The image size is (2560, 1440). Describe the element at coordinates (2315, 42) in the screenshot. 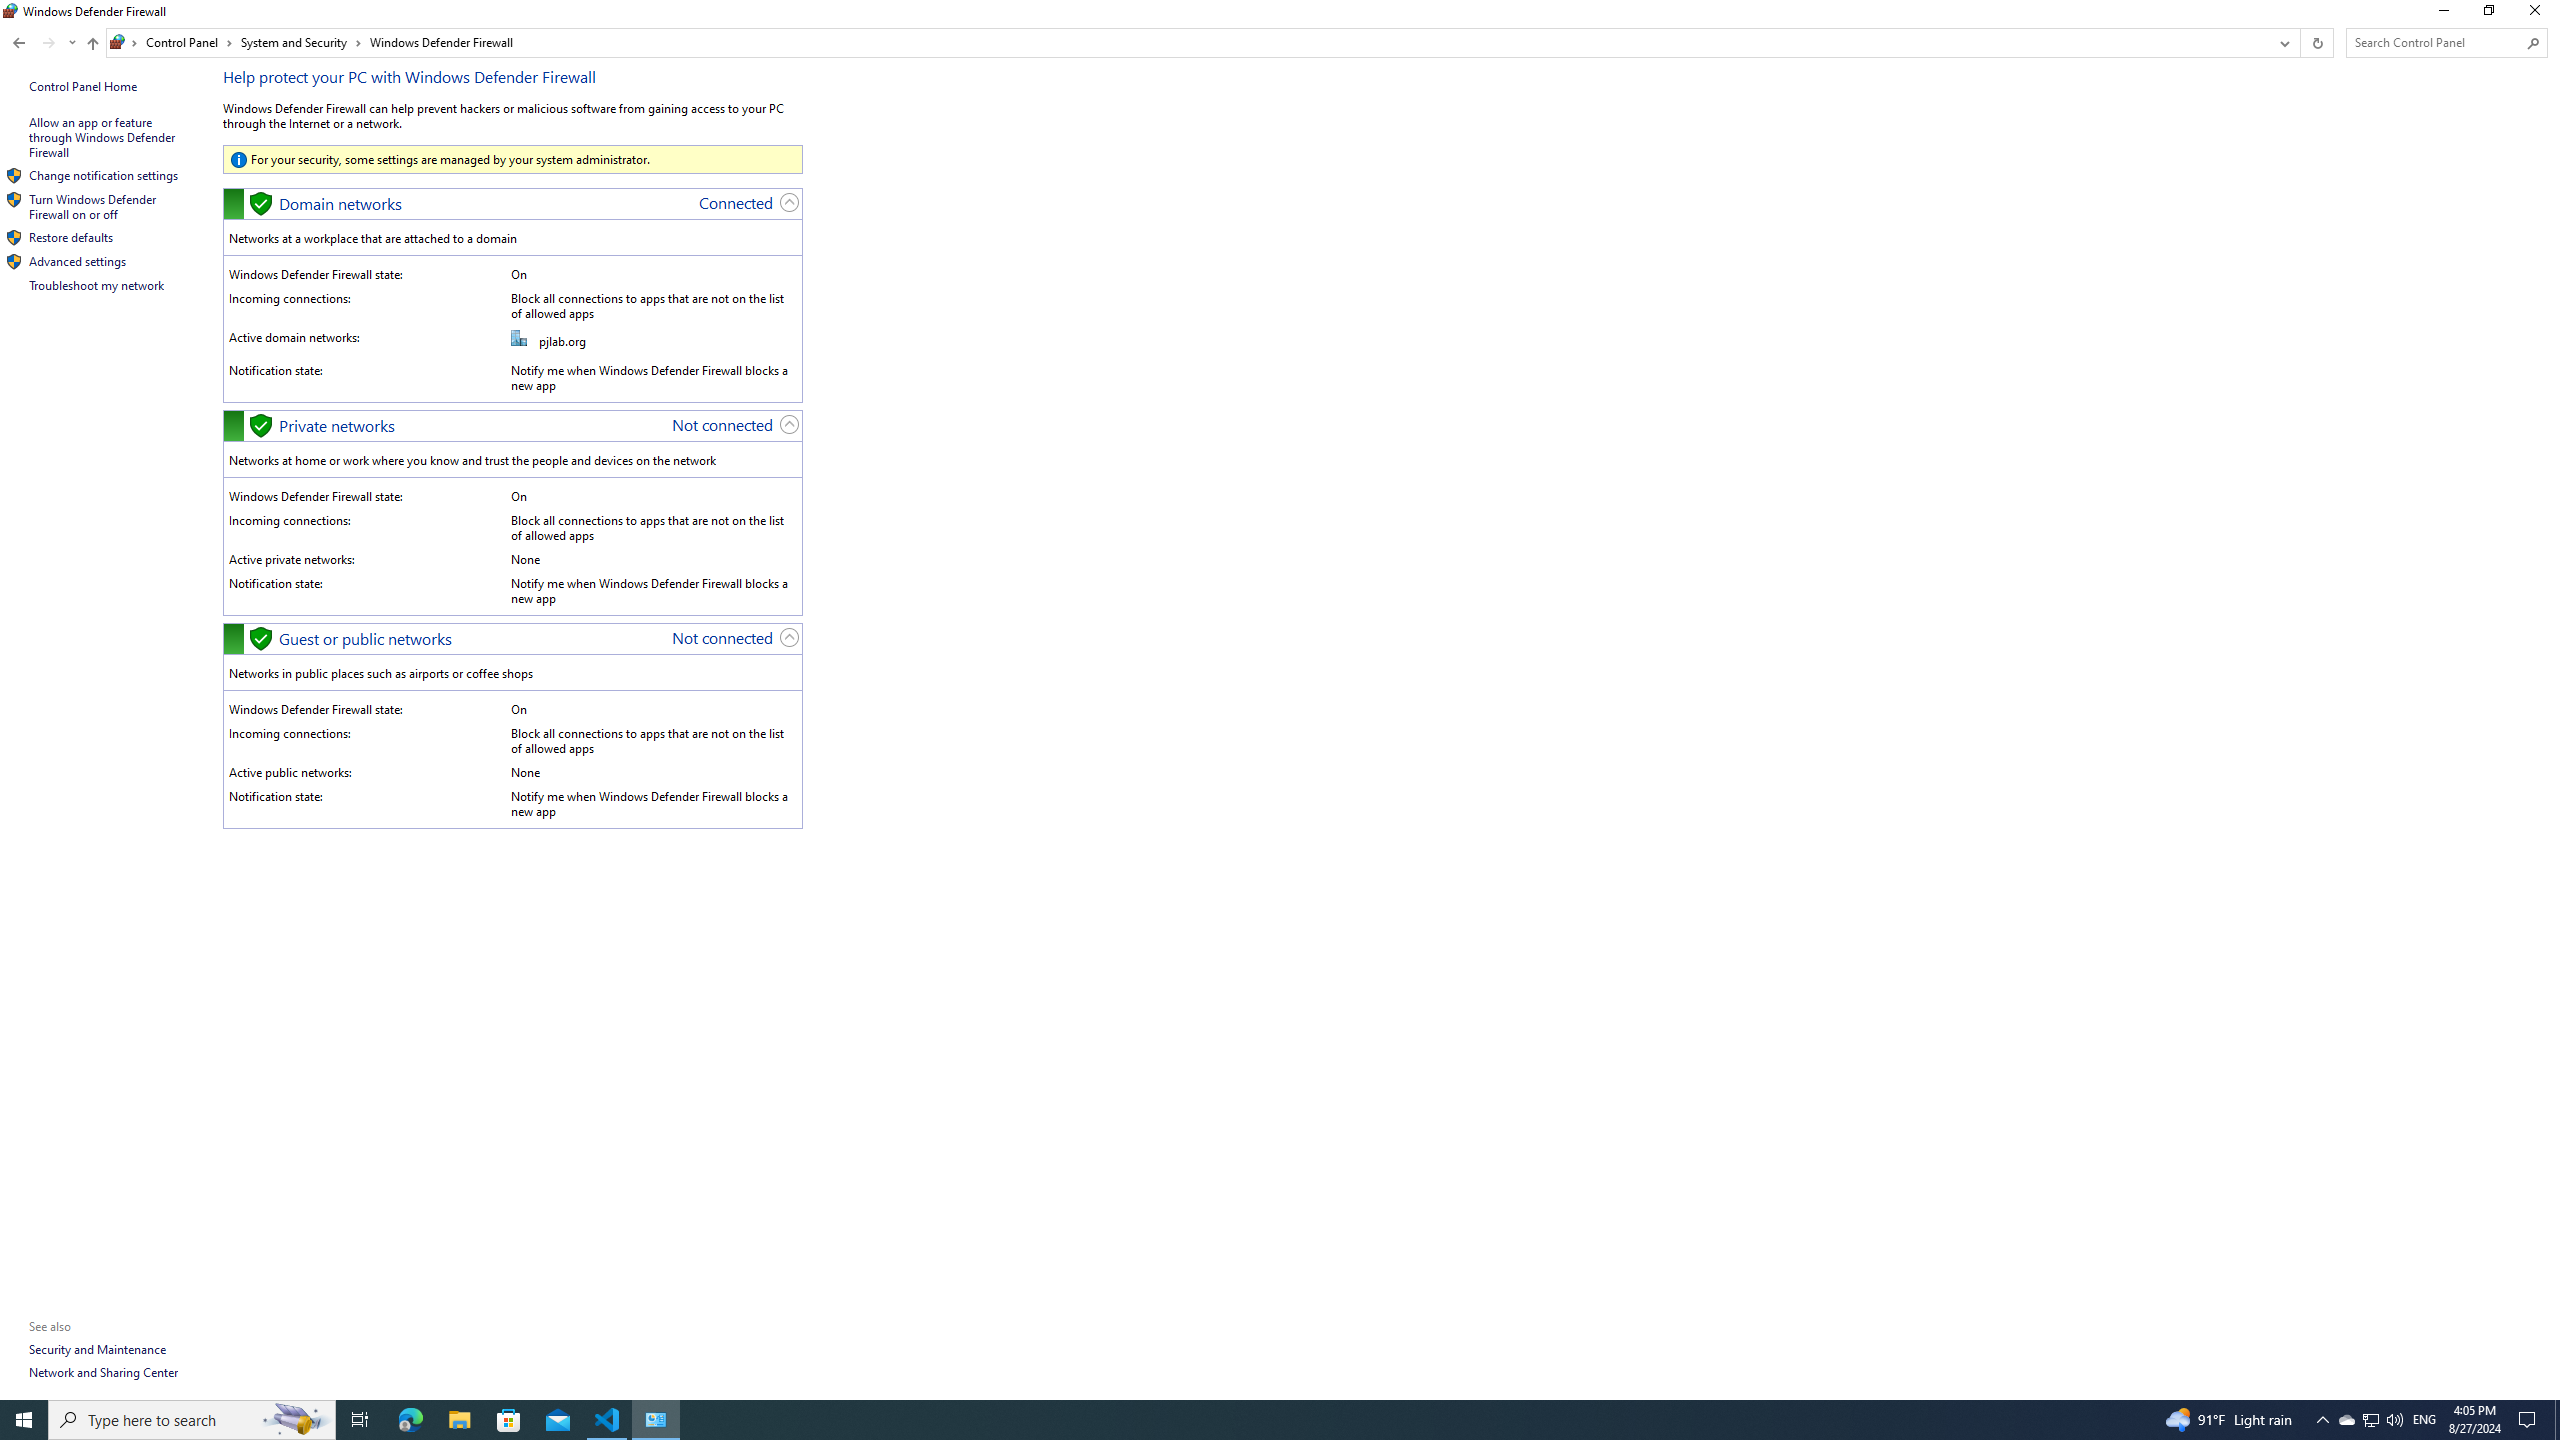

I see `'Refresh "Windows Defender Firewall" (F5)'` at that location.